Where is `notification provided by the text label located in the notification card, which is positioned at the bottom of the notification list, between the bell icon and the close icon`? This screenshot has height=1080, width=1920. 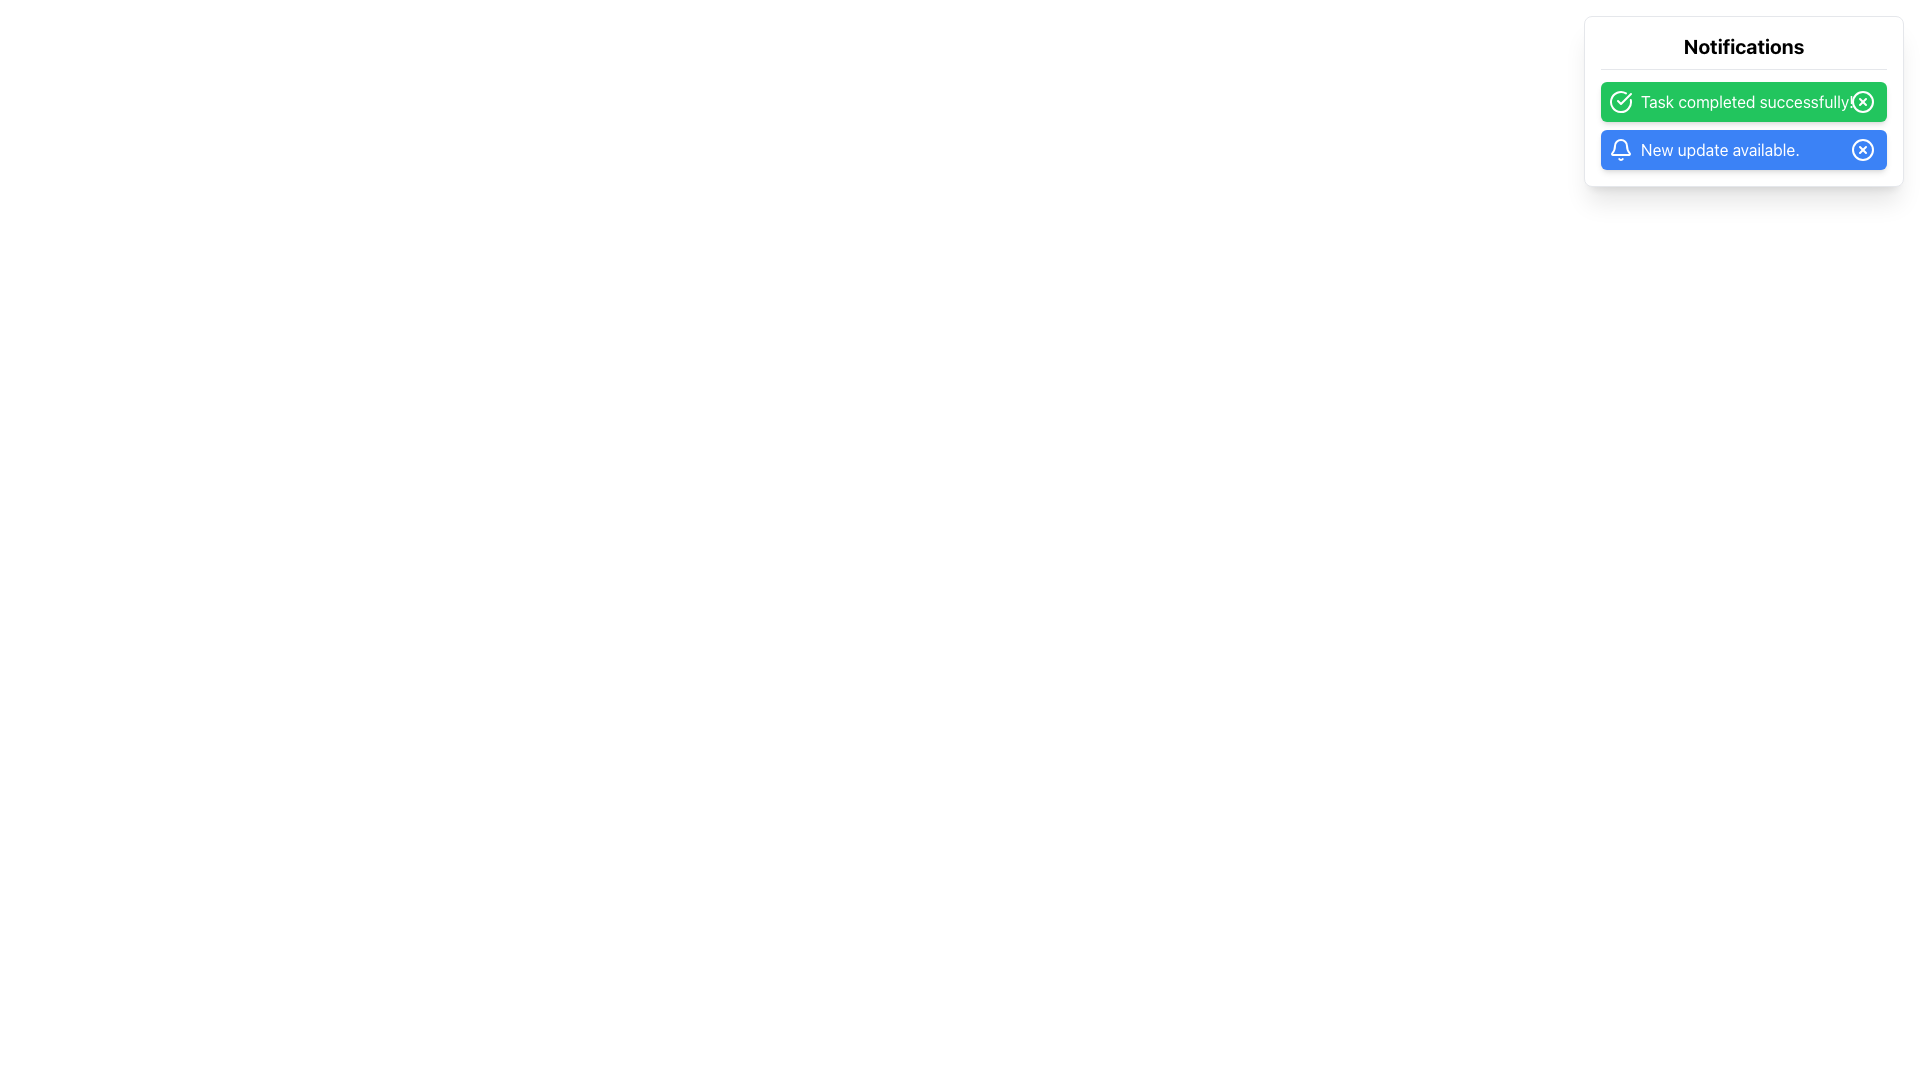
notification provided by the text label located in the notification card, which is positioned at the bottom of the notification list, between the bell icon and the close icon is located at coordinates (1719, 149).